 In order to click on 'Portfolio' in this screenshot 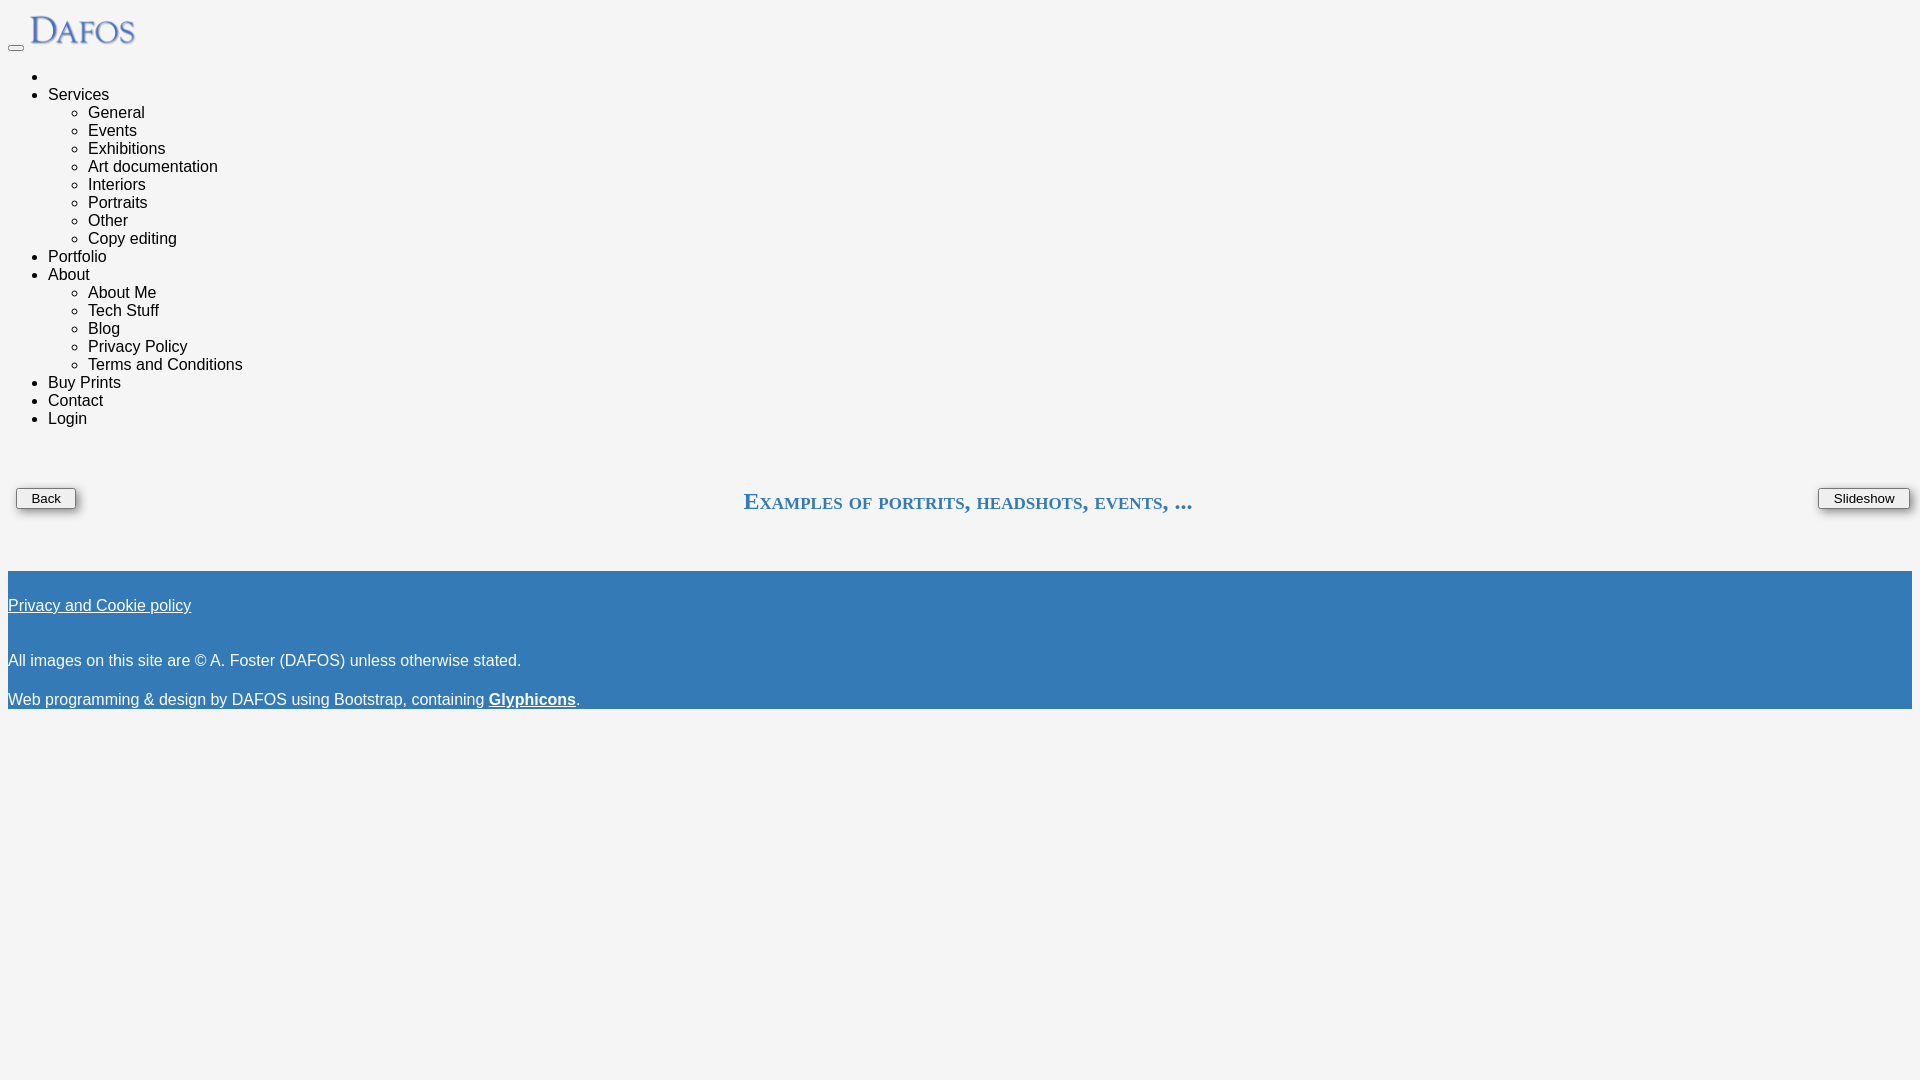, I will do `click(48, 255)`.